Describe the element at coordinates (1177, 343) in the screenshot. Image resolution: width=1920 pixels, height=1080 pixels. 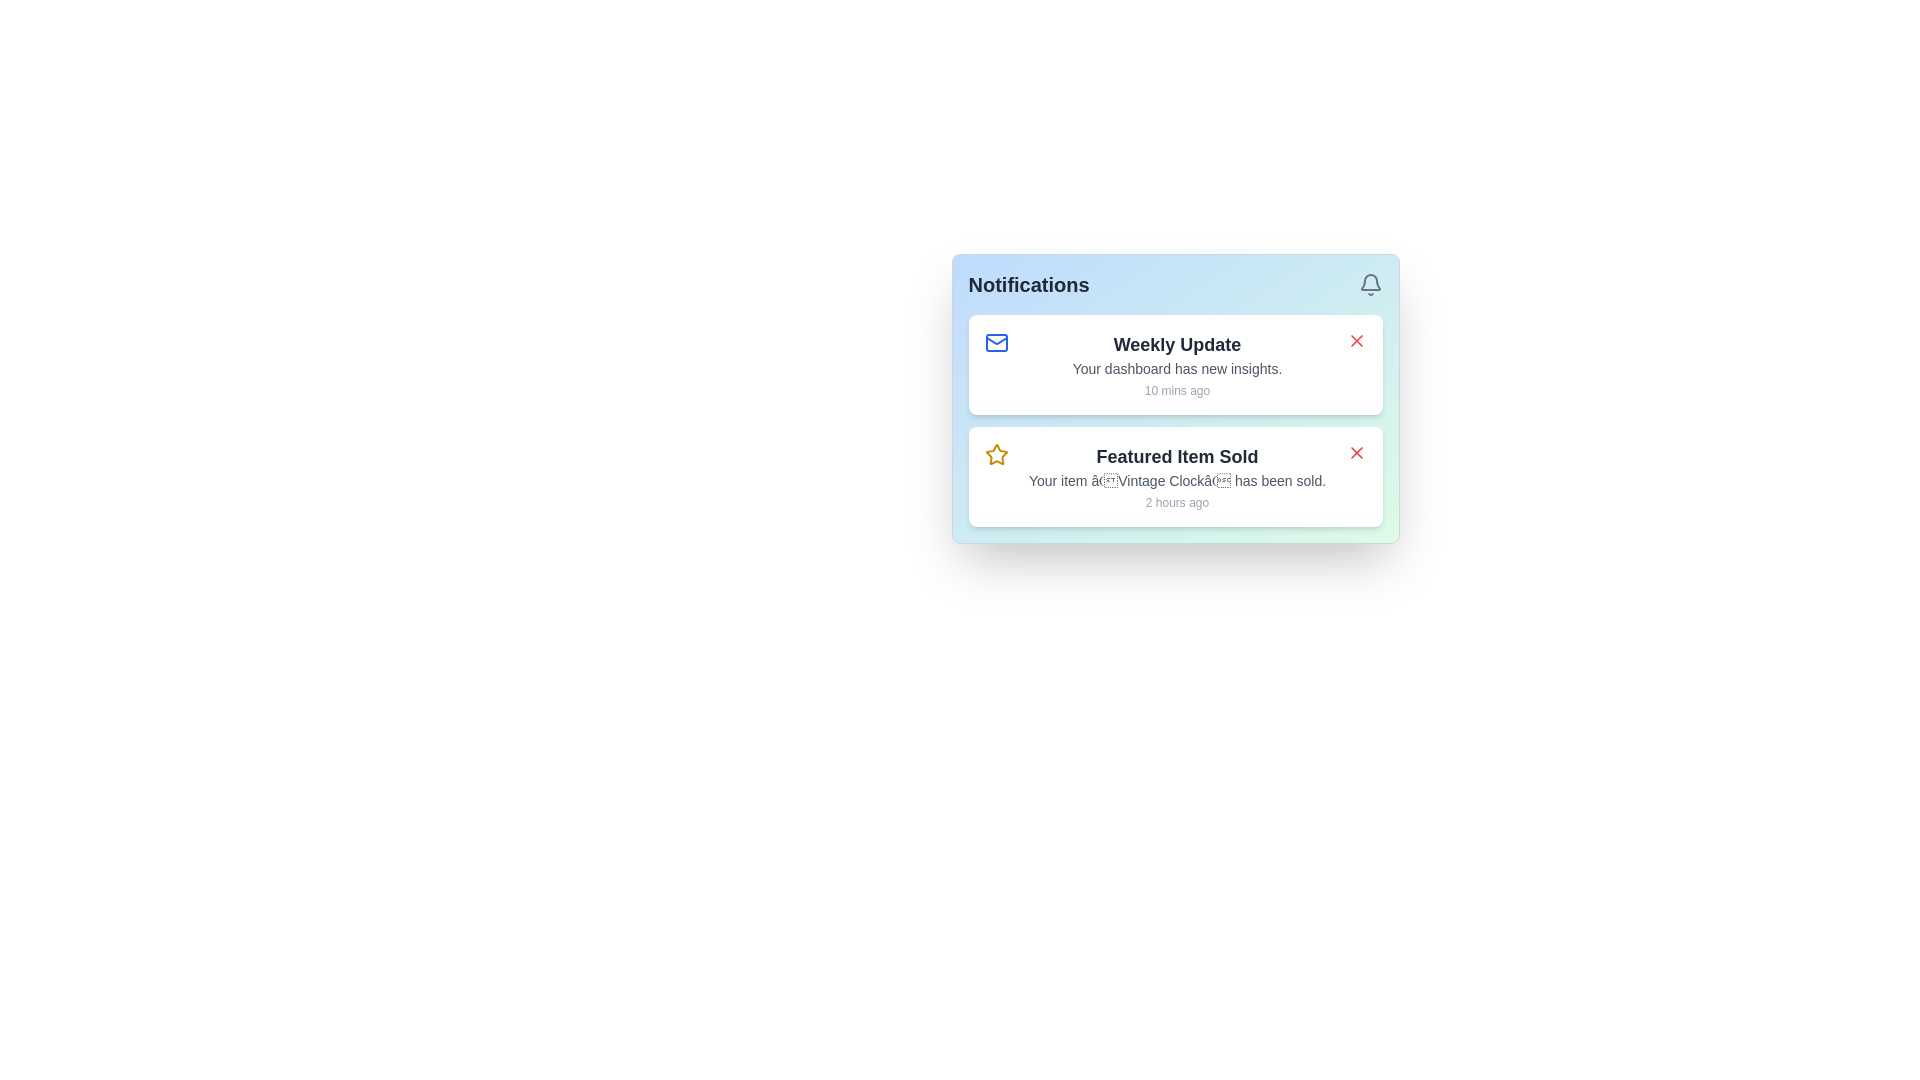
I see `text content of the title 'Weekly Update' displayed in bold at the top of the first notification card` at that location.